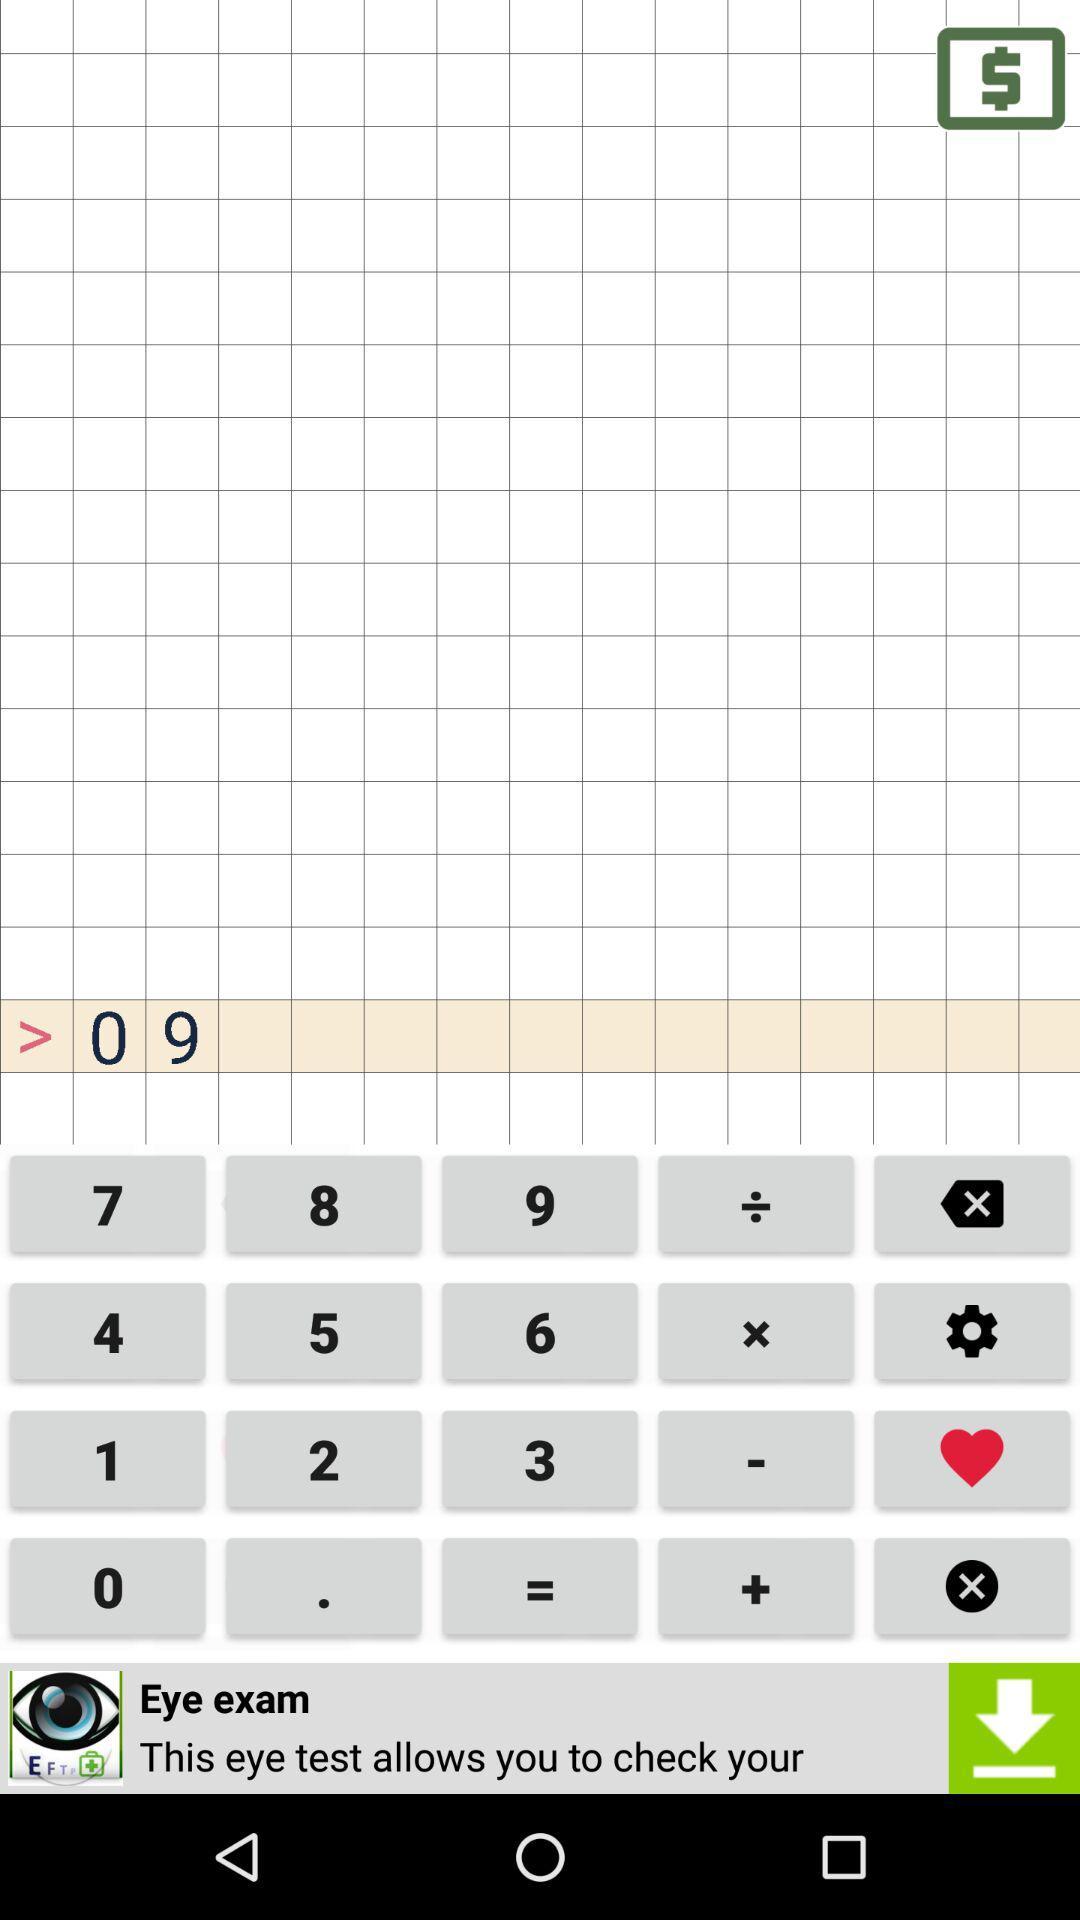 This screenshot has width=1080, height=1920. What do you see at coordinates (971, 1204) in the screenshot?
I see `the close icon` at bounding box center [971, 1204].